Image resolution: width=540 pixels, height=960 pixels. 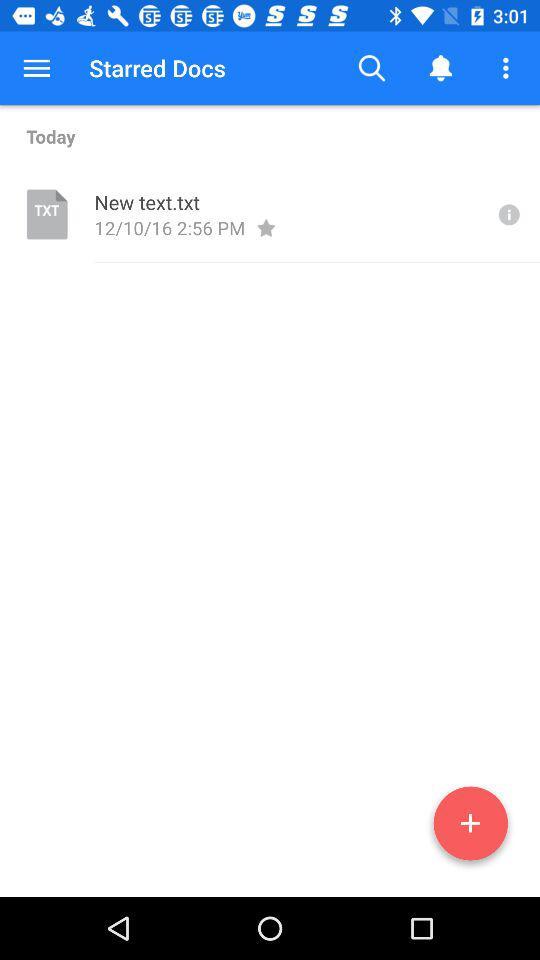 I want to click on new button, so click(x=470, y=827).